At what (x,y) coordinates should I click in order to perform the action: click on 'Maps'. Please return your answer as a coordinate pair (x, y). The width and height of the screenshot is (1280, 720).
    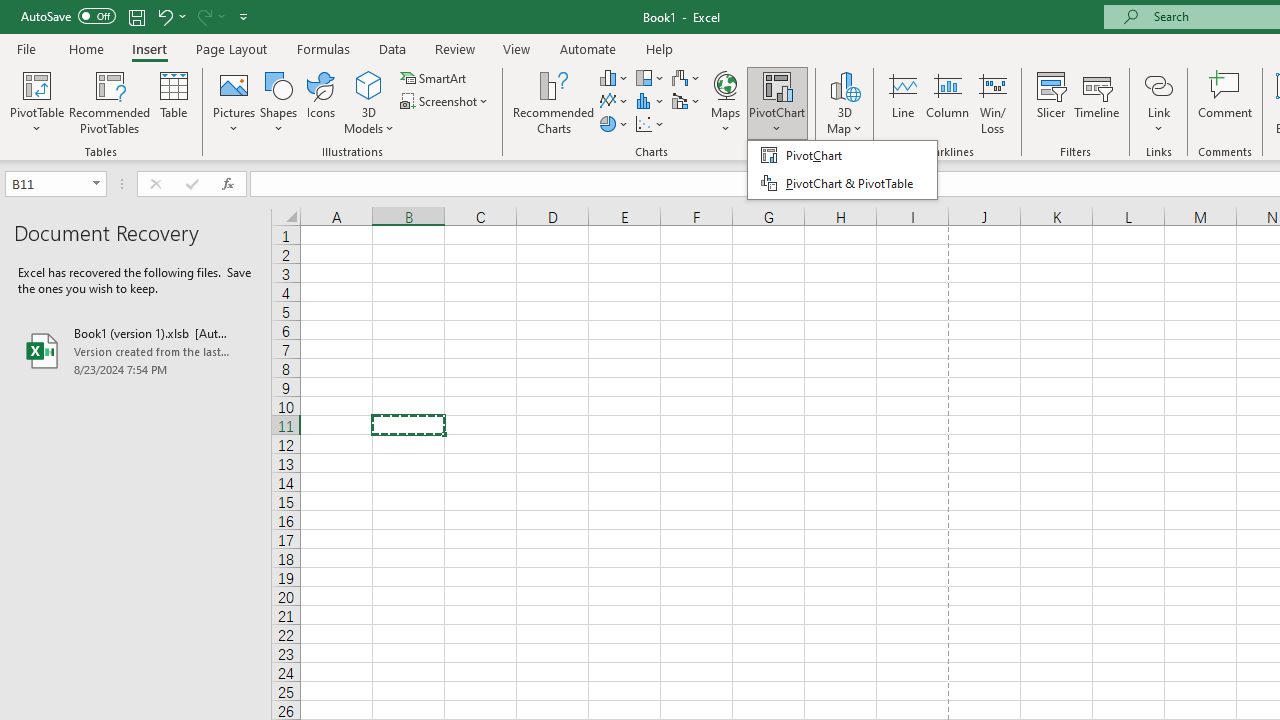
    Looking at the image, I should click on (725, 103).